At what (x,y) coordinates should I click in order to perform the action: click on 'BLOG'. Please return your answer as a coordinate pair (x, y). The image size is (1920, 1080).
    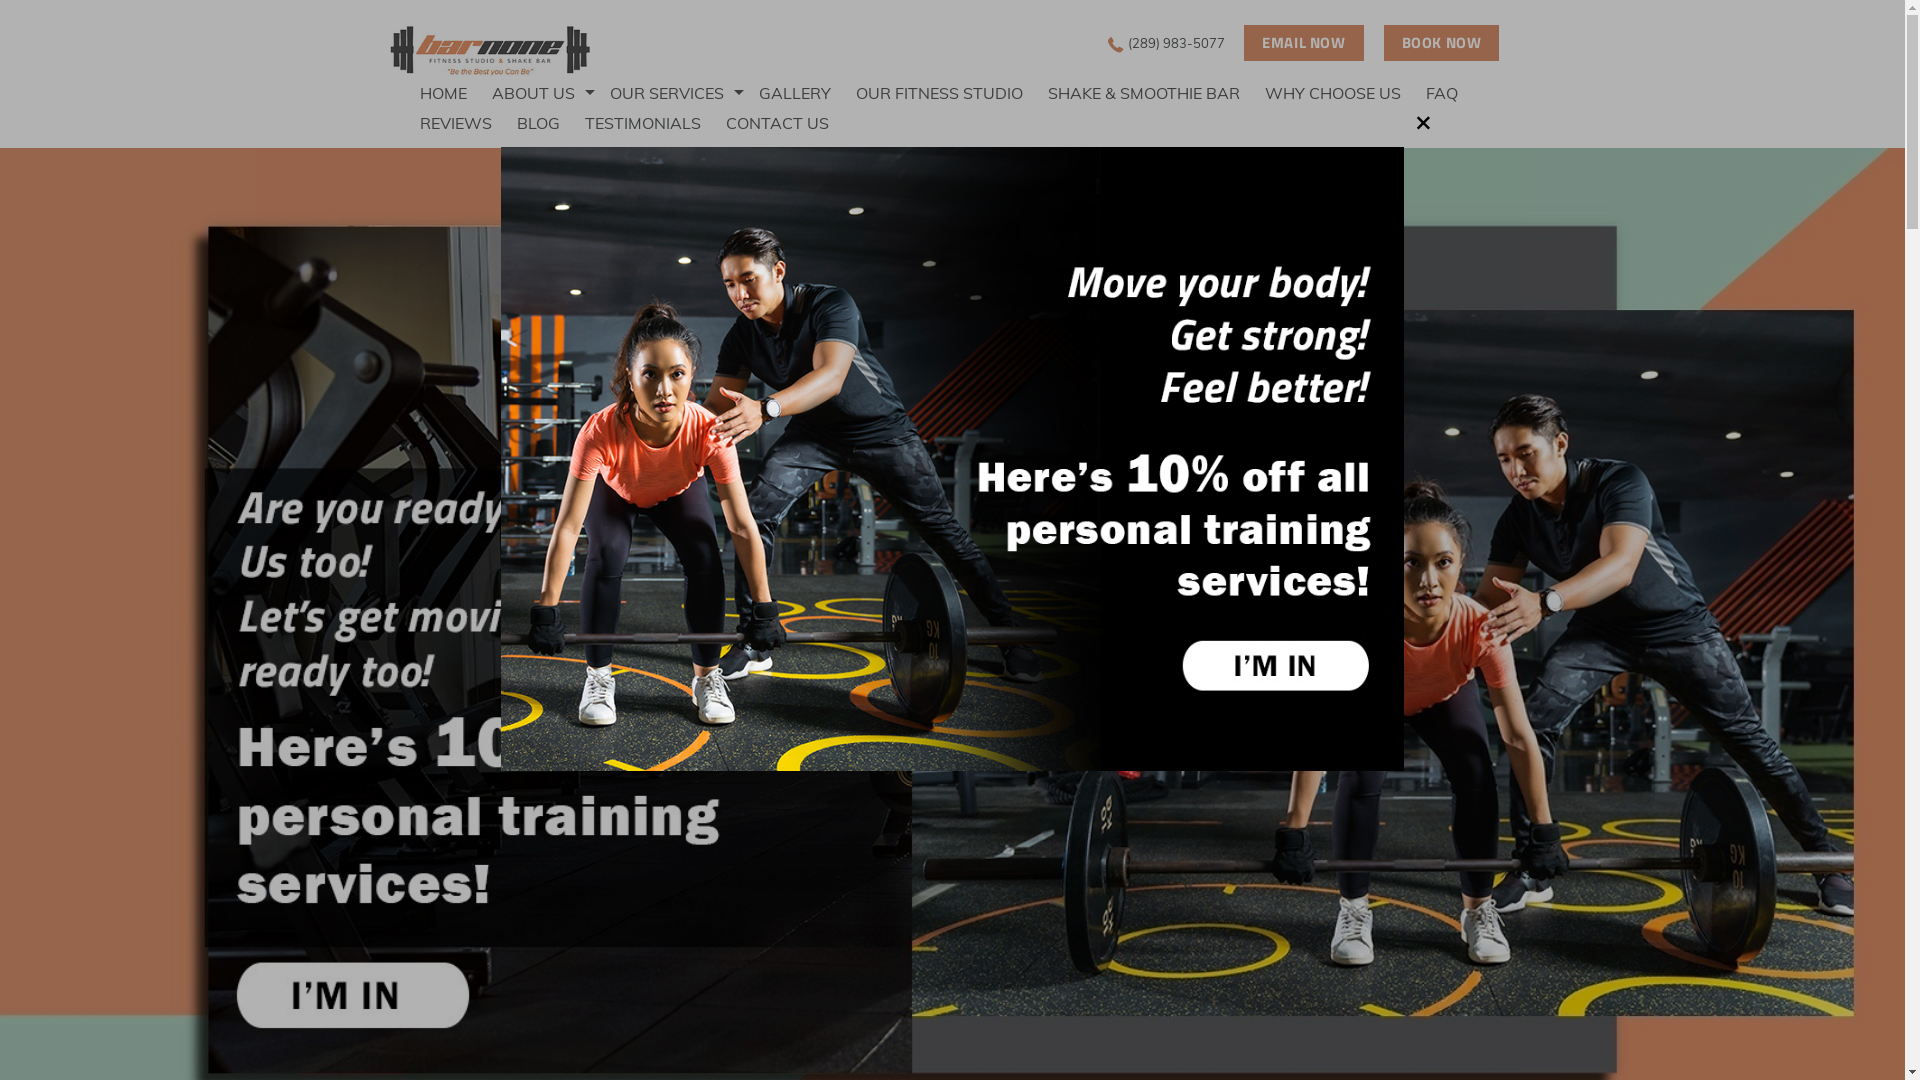
    Looking at the image, I should click on (517, 123).